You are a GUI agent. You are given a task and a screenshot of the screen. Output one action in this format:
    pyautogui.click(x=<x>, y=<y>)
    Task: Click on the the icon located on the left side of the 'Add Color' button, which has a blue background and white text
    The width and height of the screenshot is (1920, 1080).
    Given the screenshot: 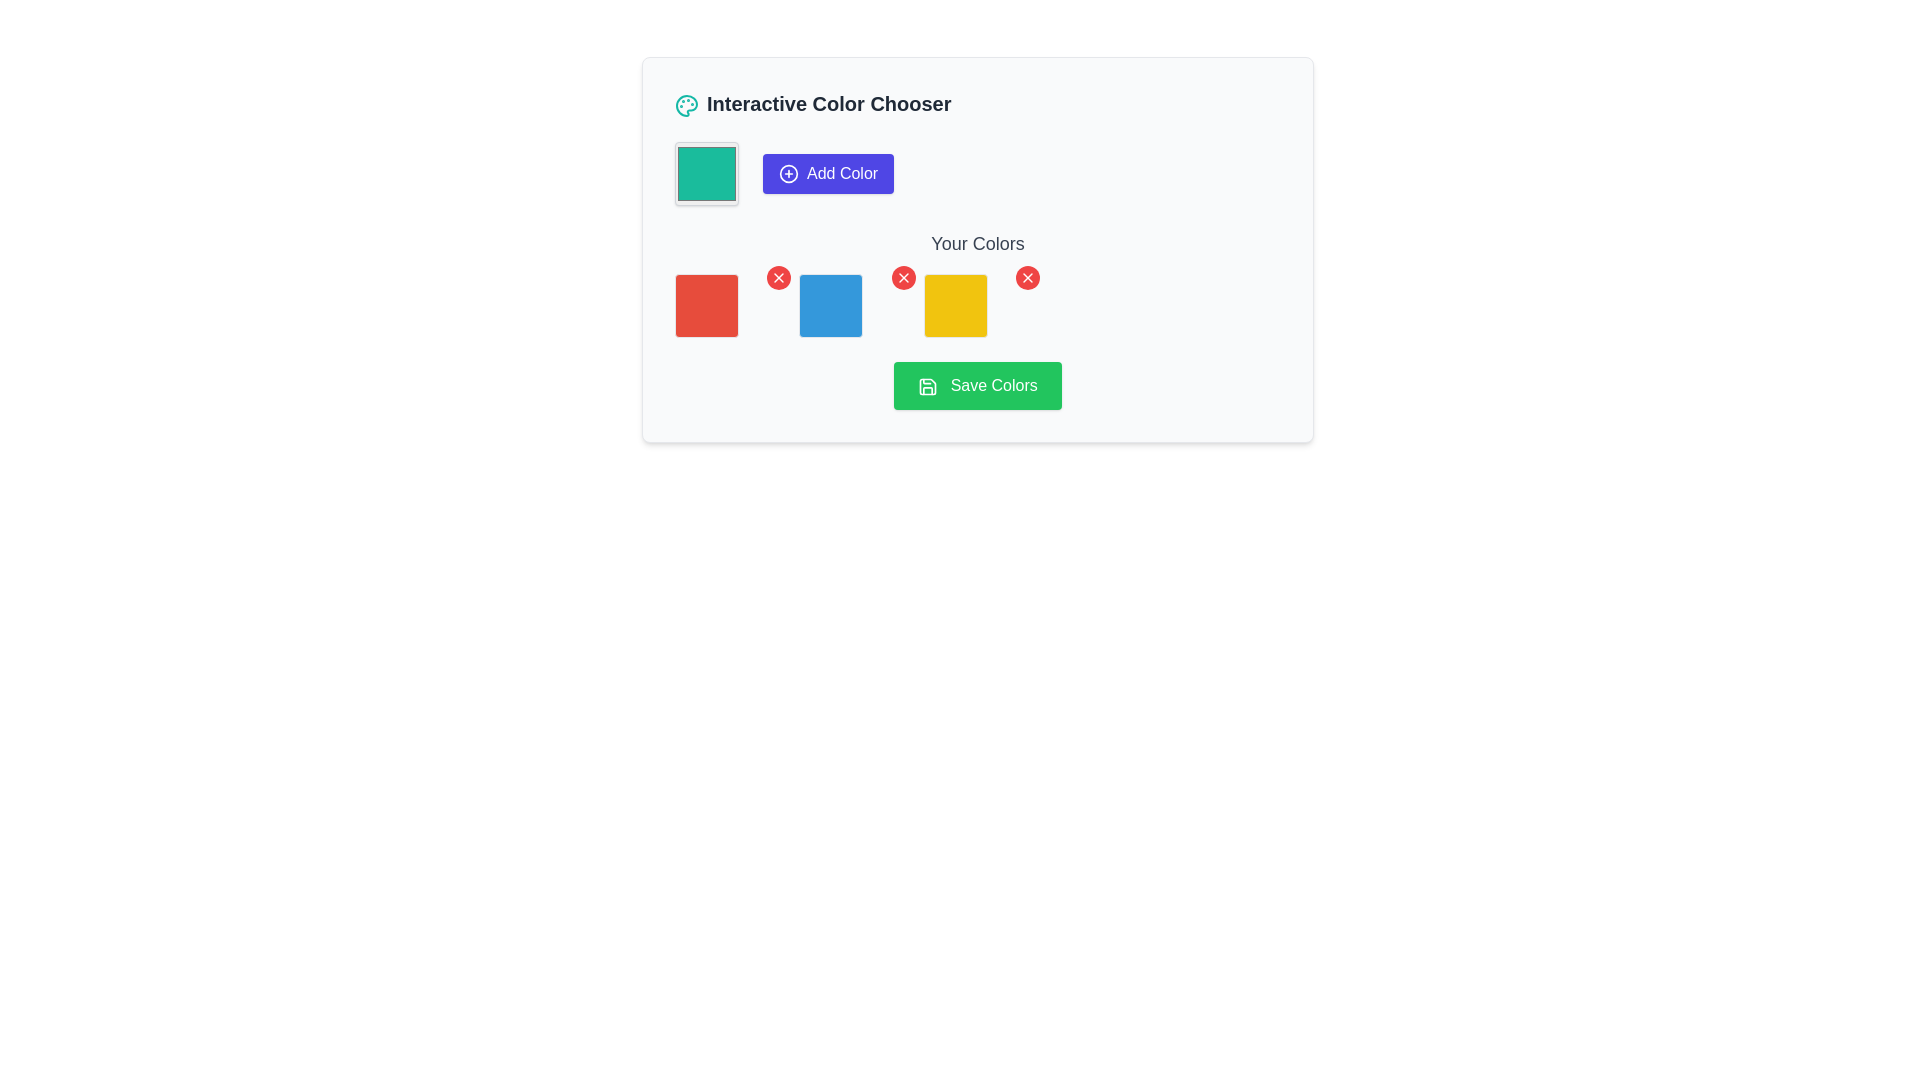 What is the action you would take?
    pyautogui.click(x=787, y=172)
    